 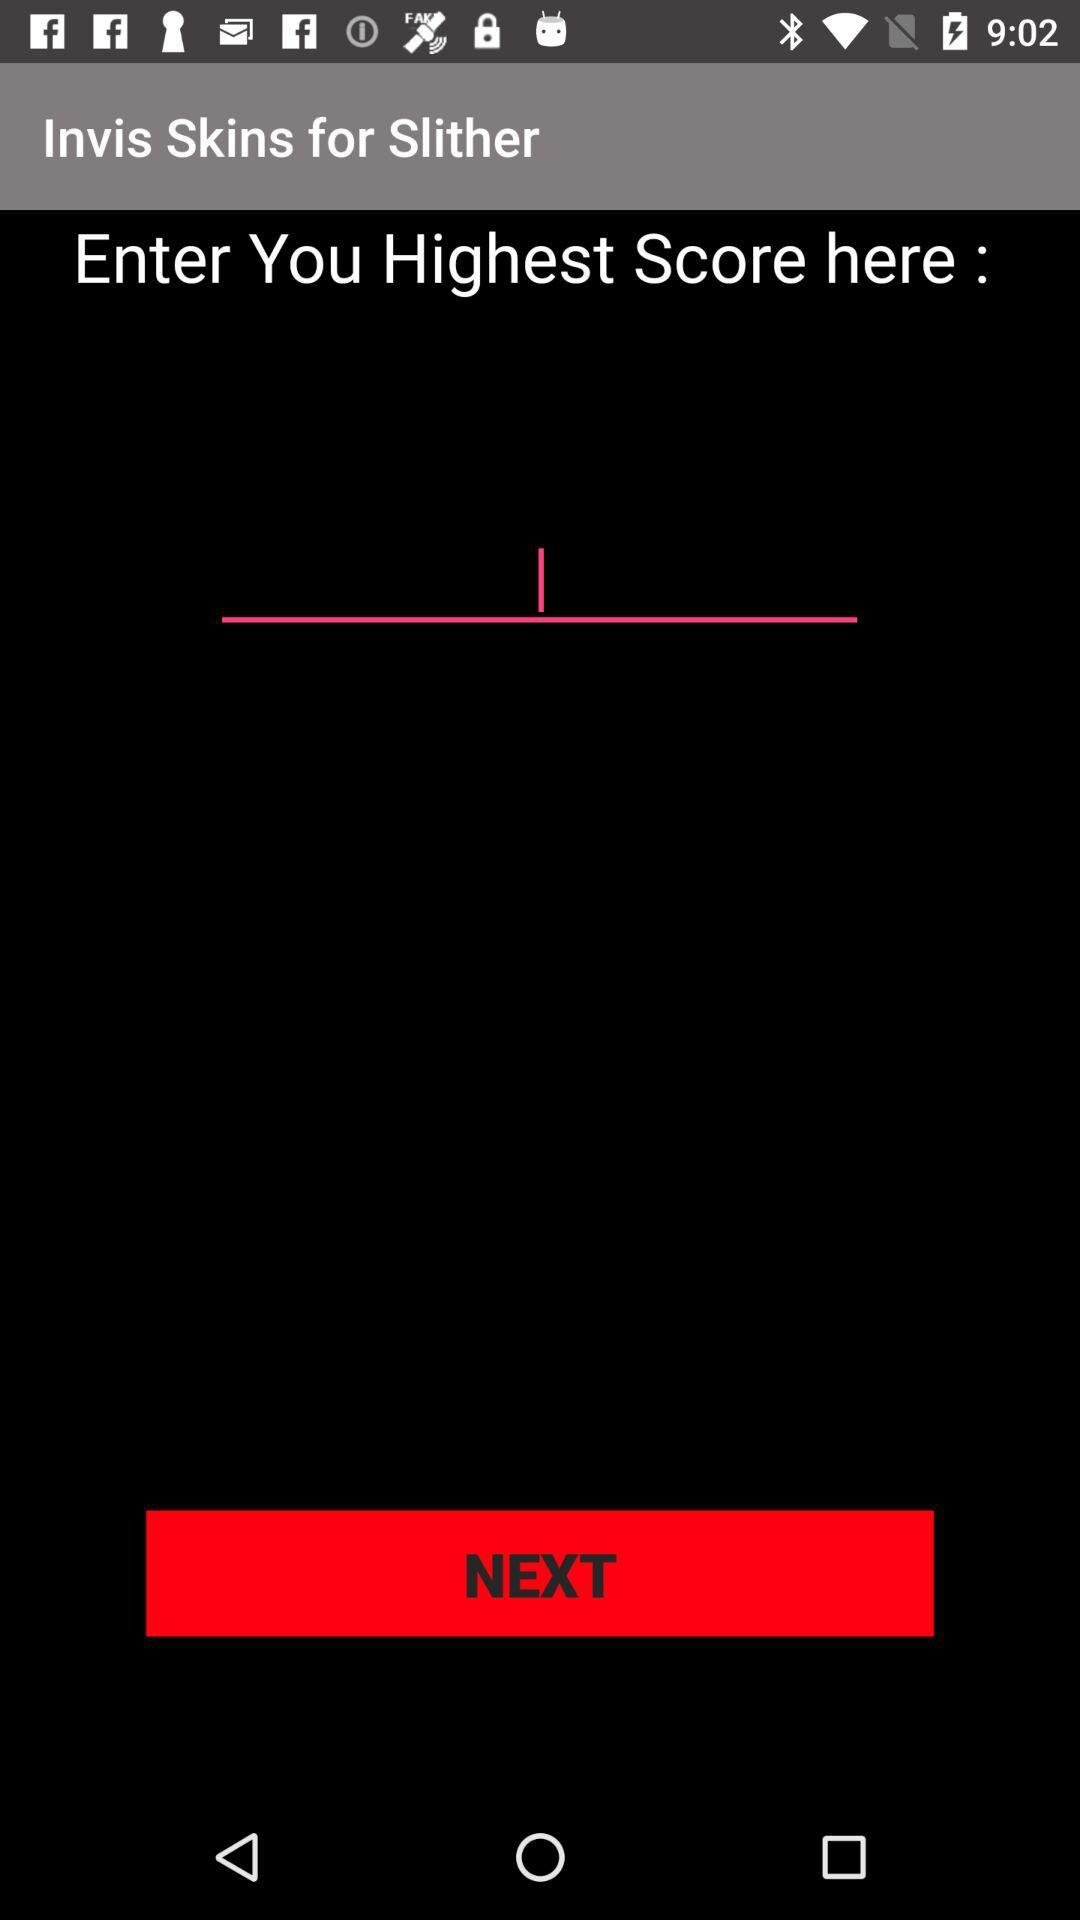 I want to click on high score, so click(x=538, y=580).